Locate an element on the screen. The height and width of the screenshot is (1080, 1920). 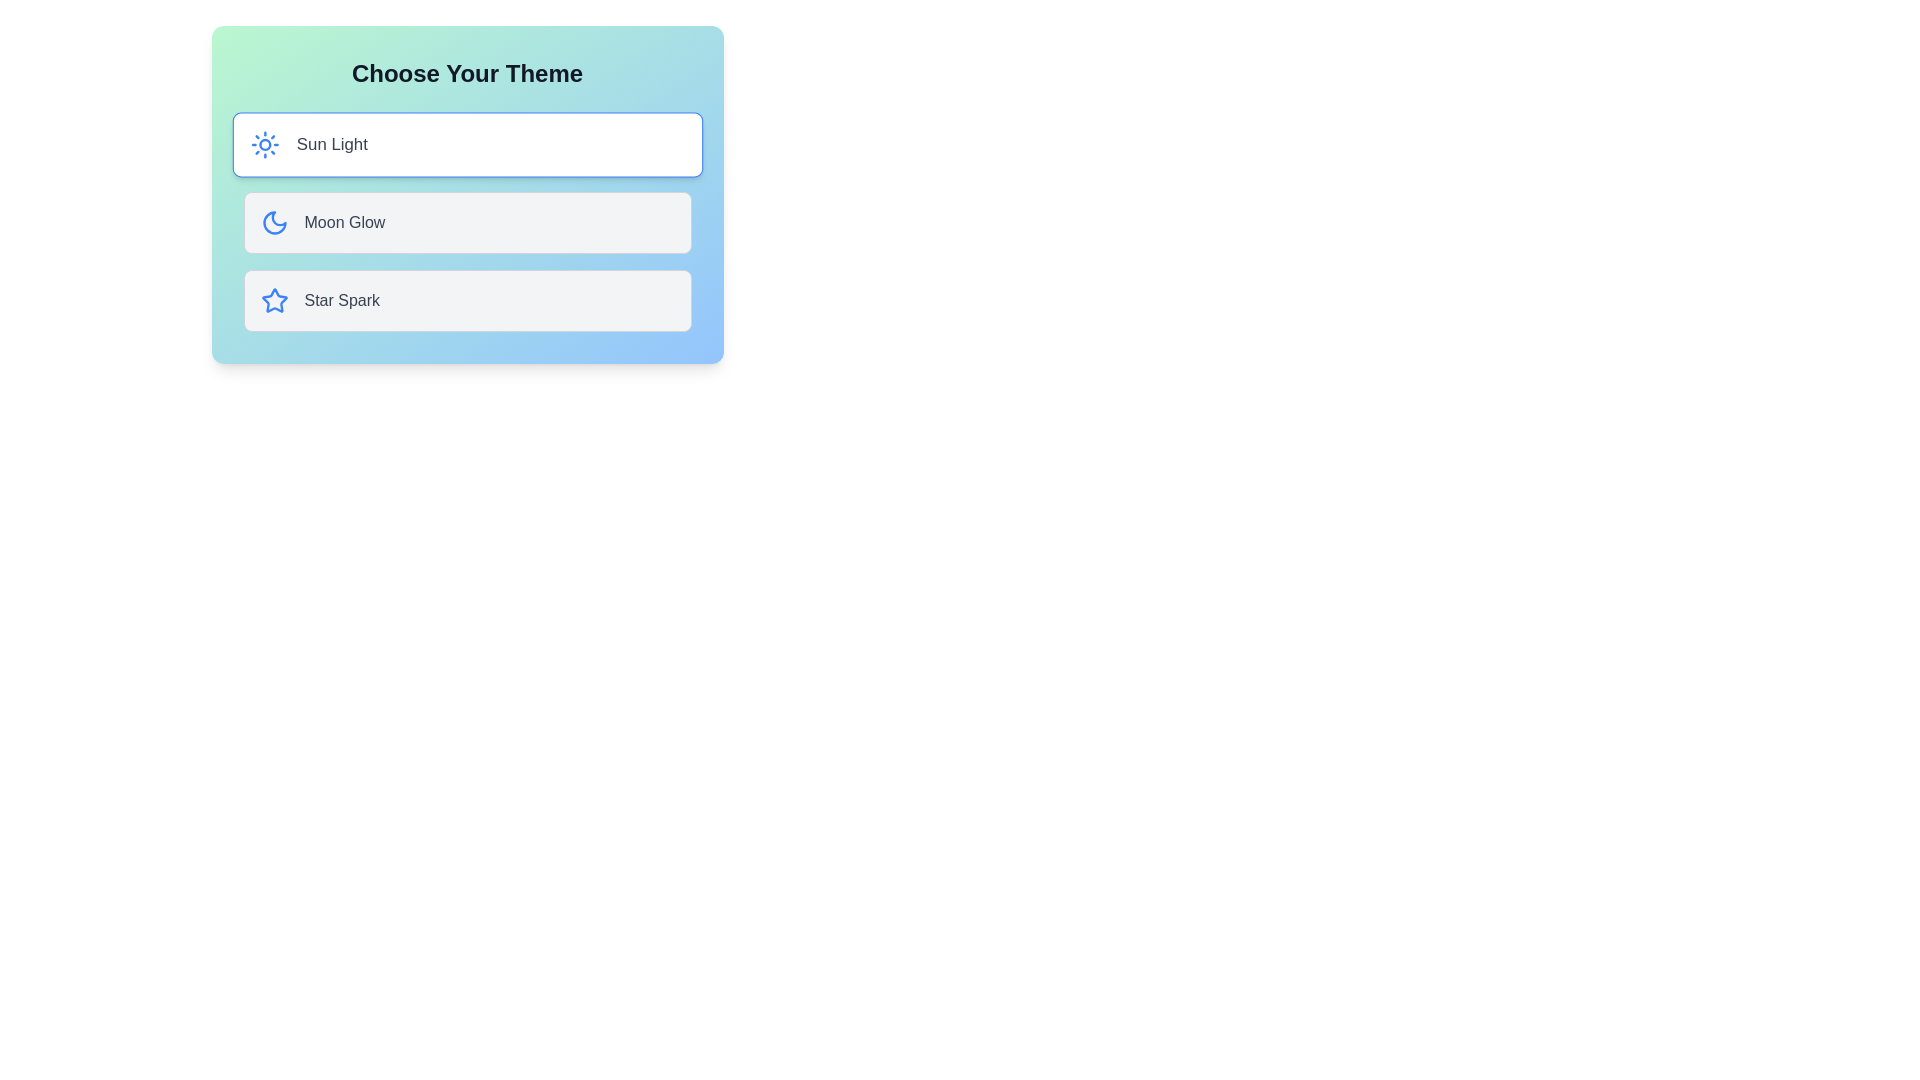
text label that displays 'Star Spark', which is styled in gray and located to the right of a star icon within a rounded rectangle under the 'Choose Your Theme' heading is located at coordinates (342, 300).